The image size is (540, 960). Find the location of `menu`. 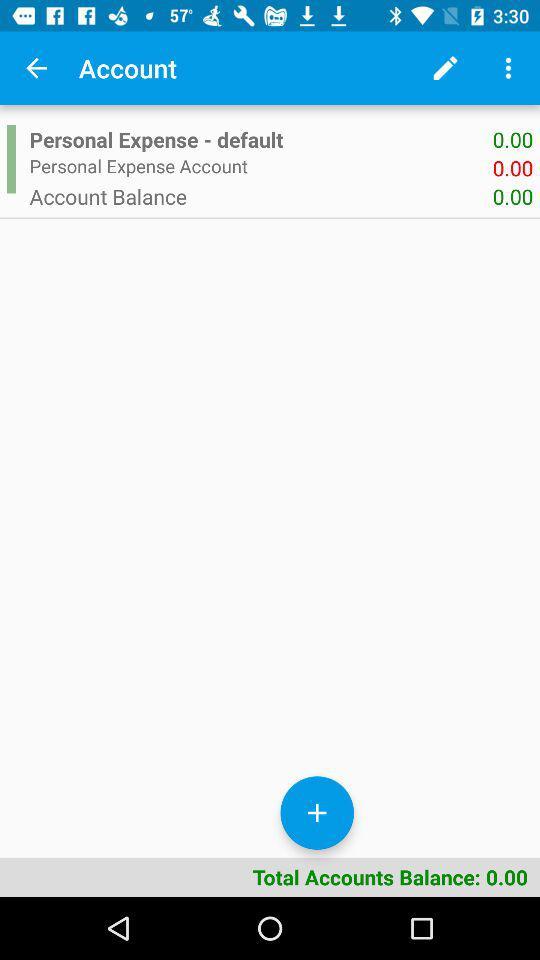

menu is located at coordinates (508, 68).